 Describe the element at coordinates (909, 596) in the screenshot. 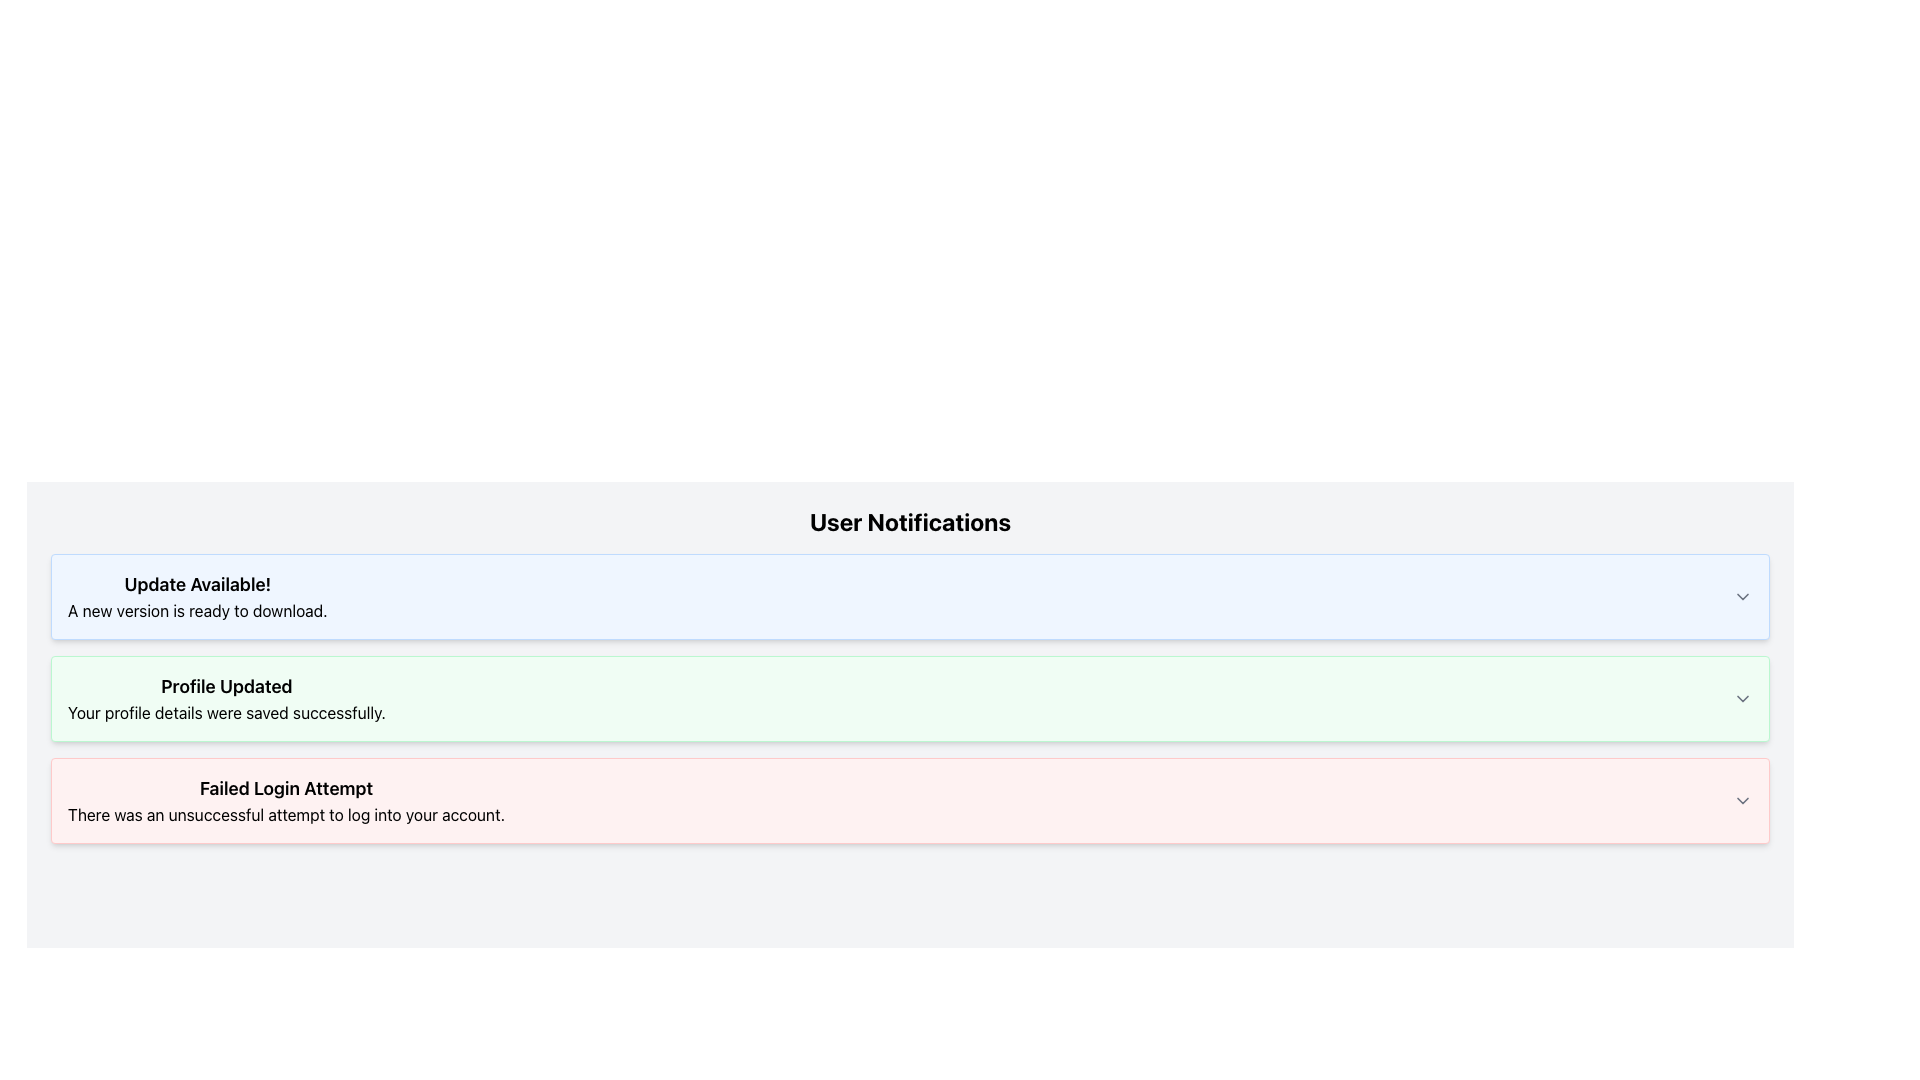

I see `message displayed in the Notification card that informs the user about the availability of a new version for download` at that location.